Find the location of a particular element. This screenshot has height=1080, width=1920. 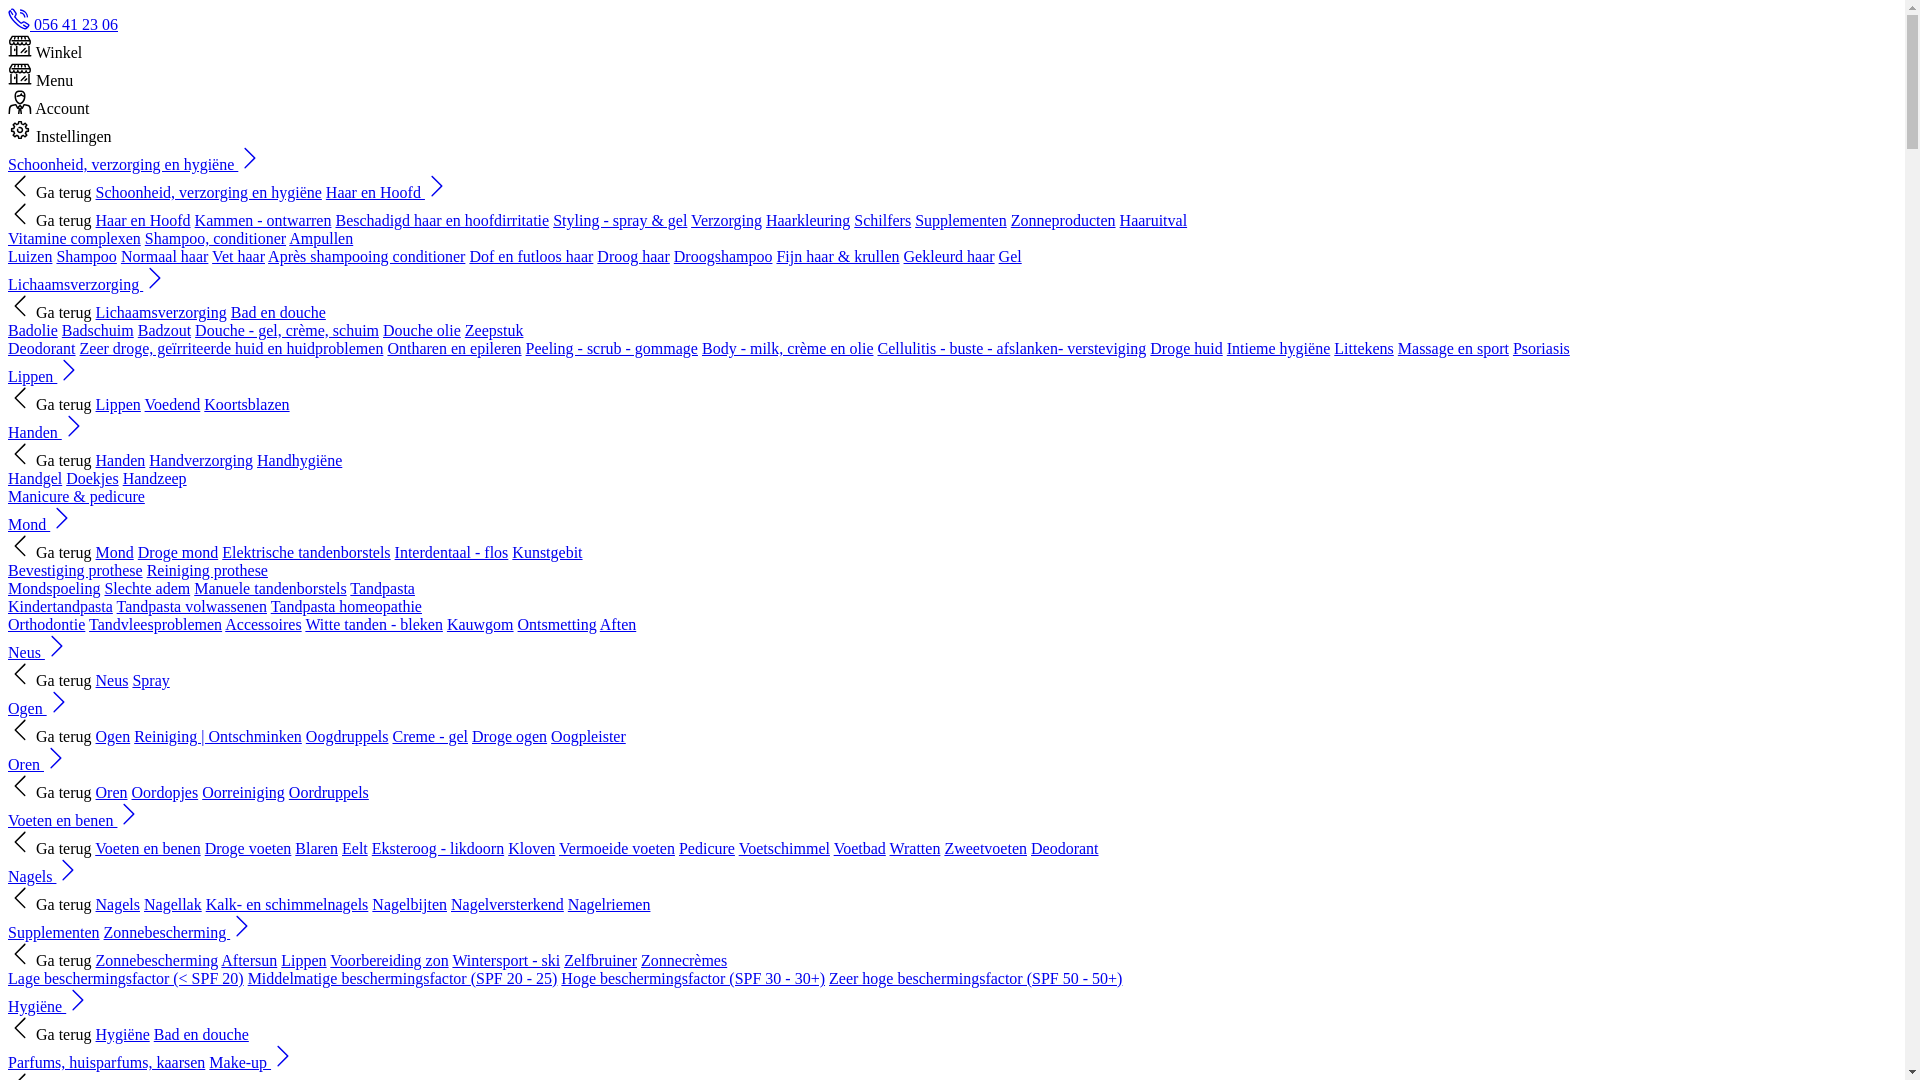

'Kauwgom' is located at coordinates (445, 623).